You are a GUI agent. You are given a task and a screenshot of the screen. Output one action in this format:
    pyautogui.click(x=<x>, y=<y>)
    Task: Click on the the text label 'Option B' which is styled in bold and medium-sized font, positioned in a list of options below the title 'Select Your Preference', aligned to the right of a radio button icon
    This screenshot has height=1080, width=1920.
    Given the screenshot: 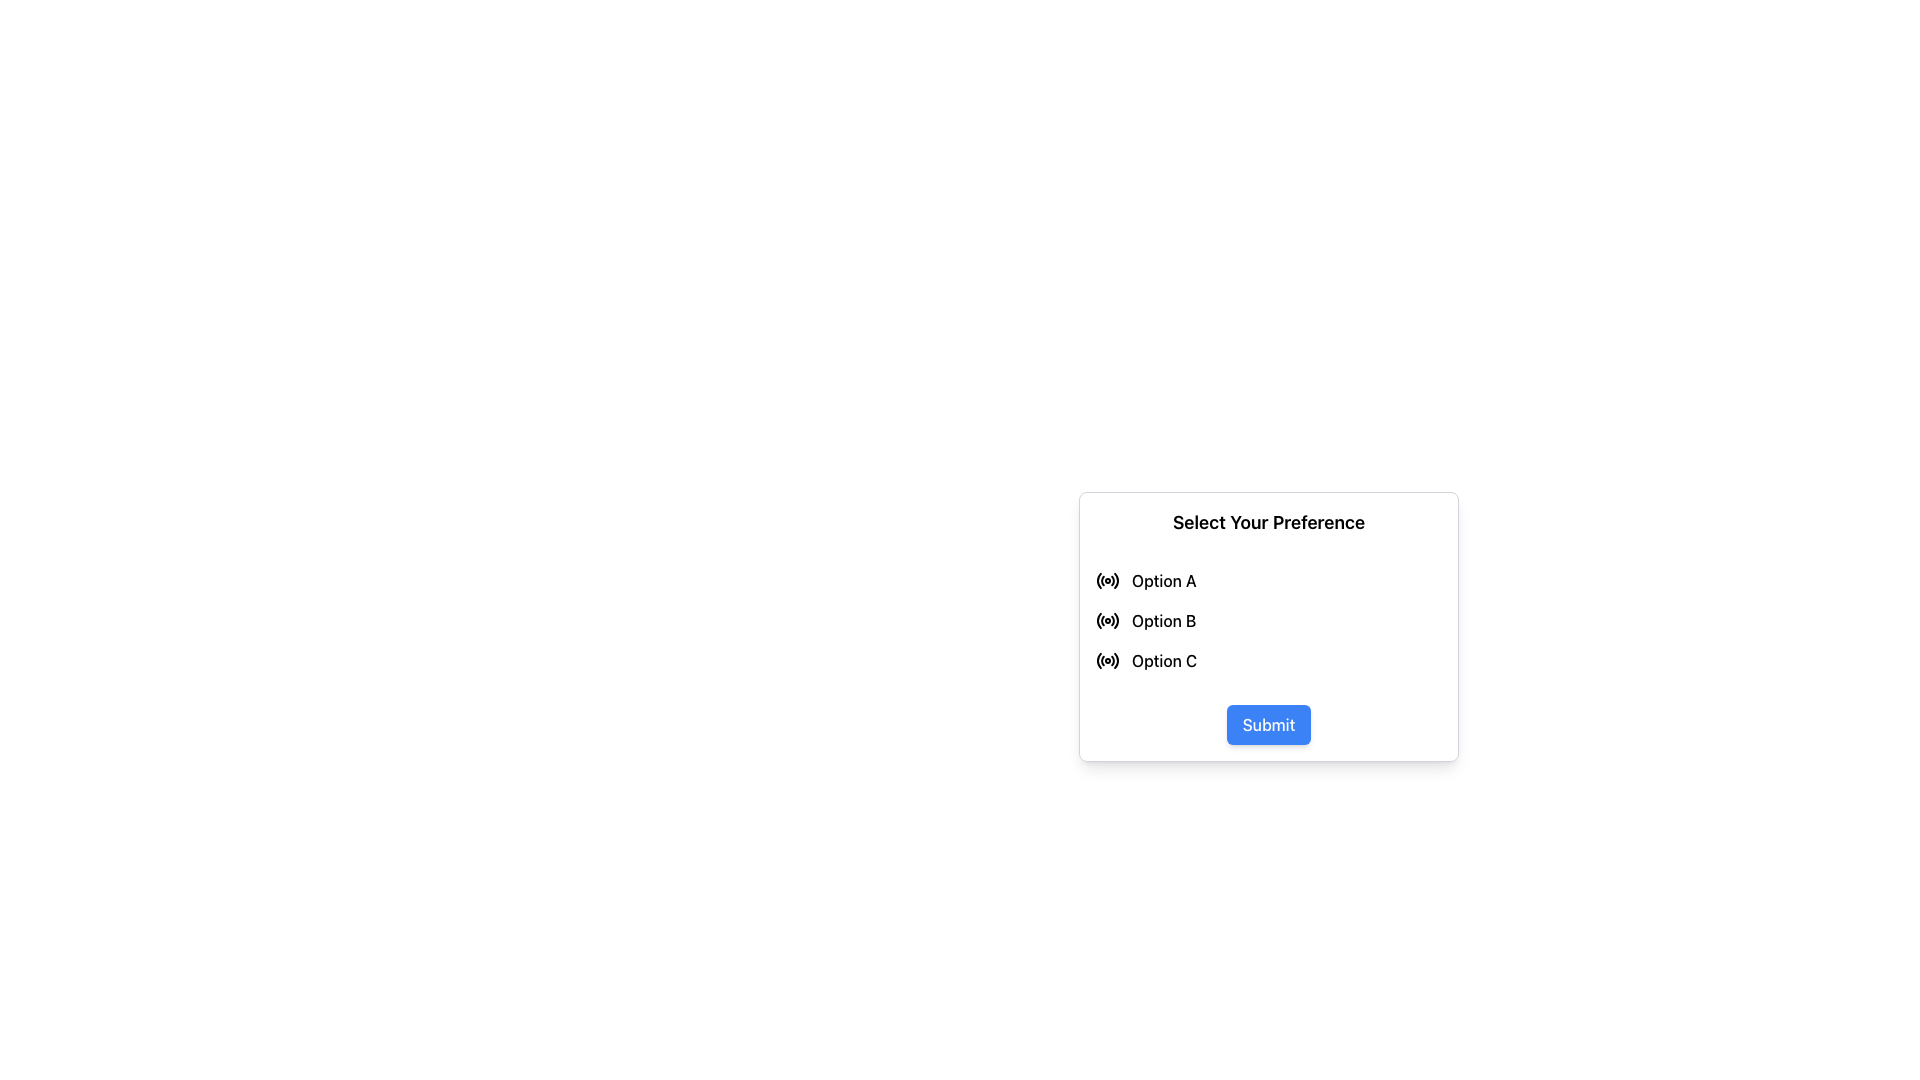 What is the action you would take?
    pyautogui.click(x=1164, y=620)
    